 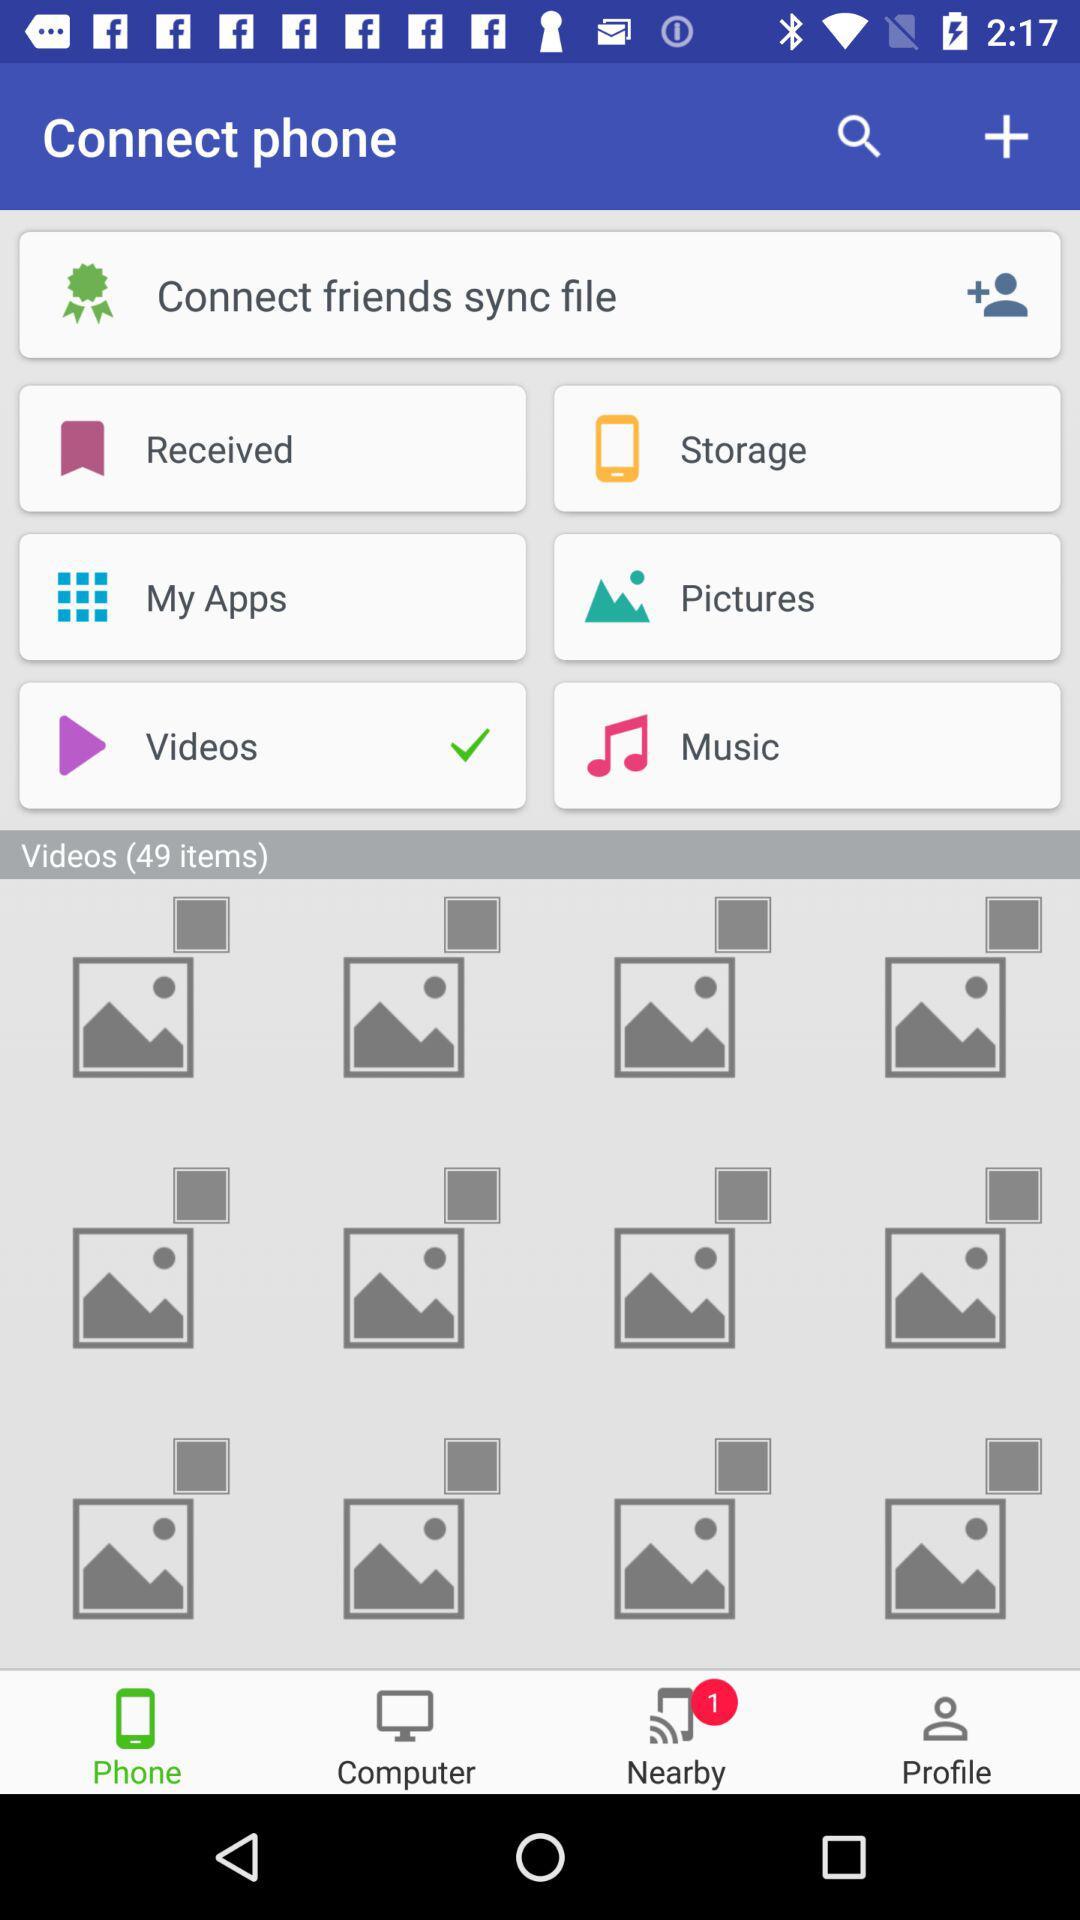 I want to click on picture, so click(x=490, y=923).